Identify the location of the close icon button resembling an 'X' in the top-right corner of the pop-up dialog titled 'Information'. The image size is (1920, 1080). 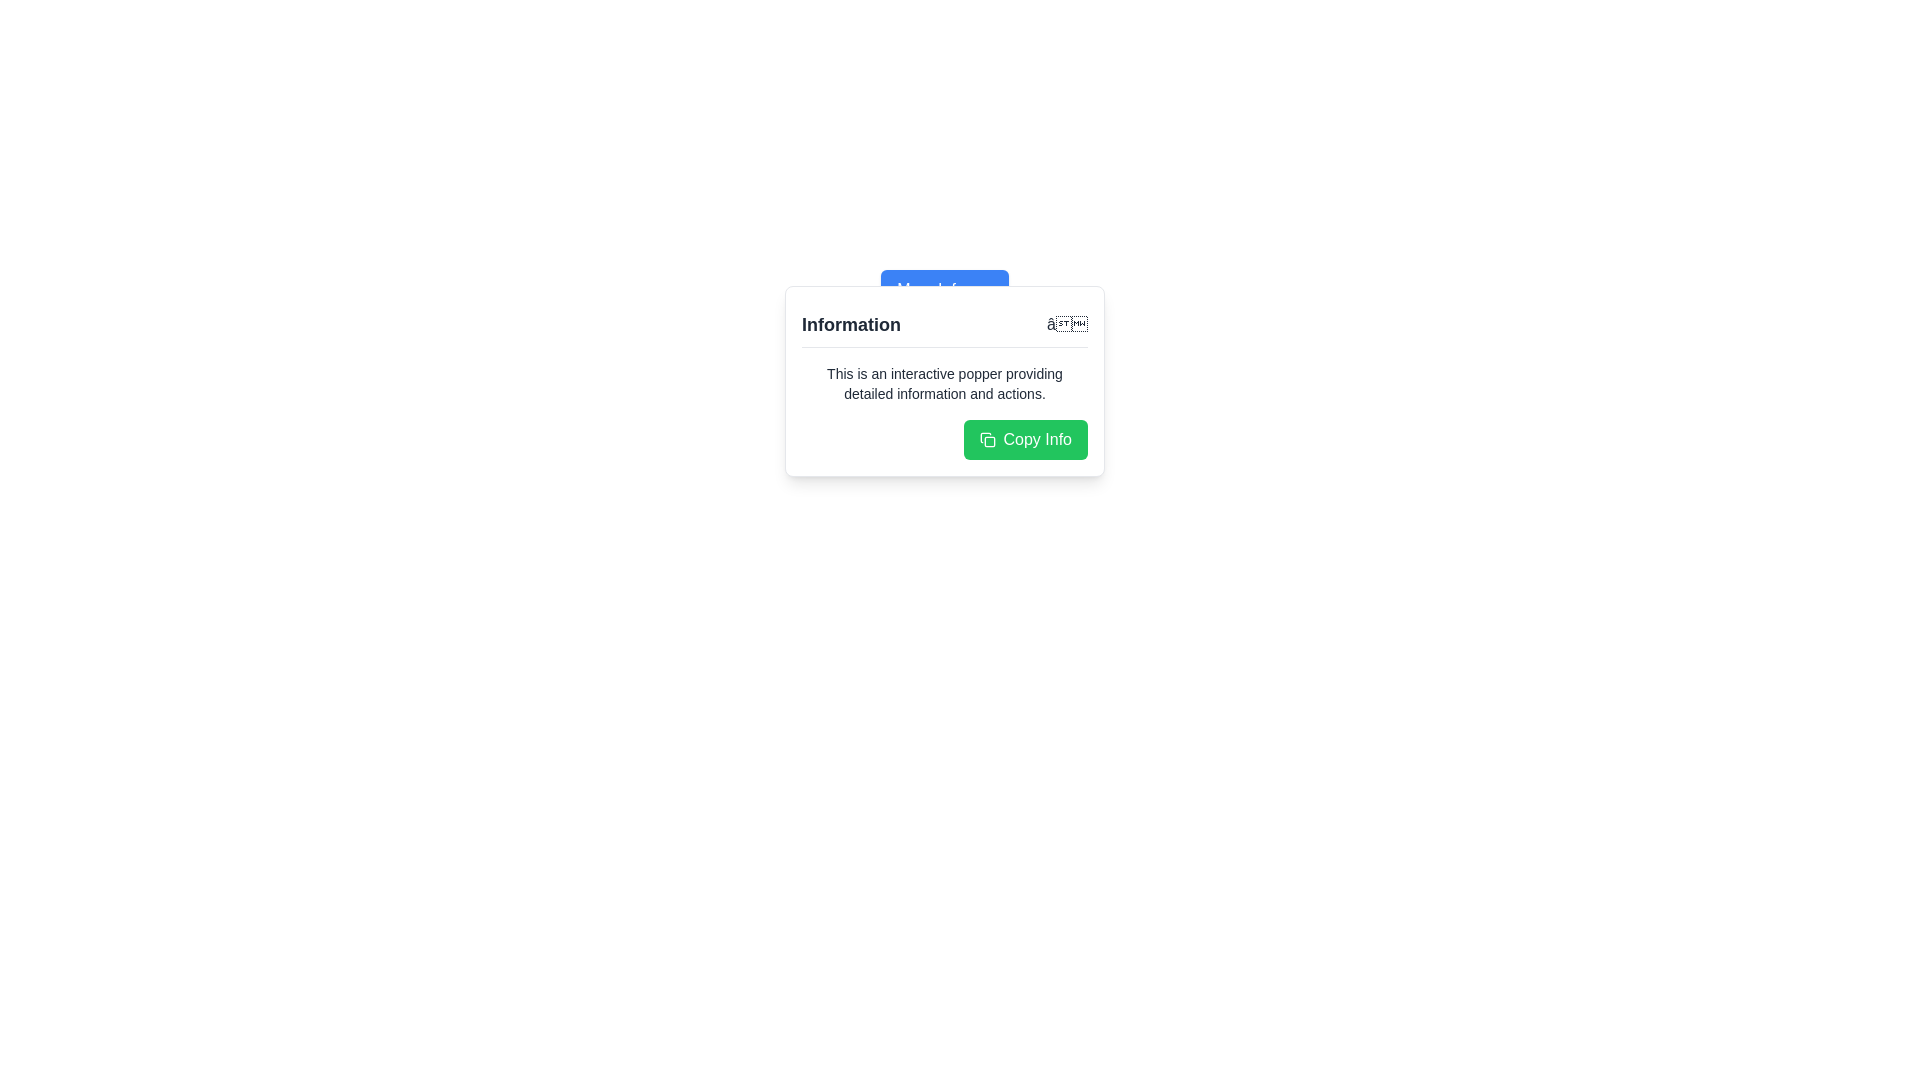
(1066, 323).